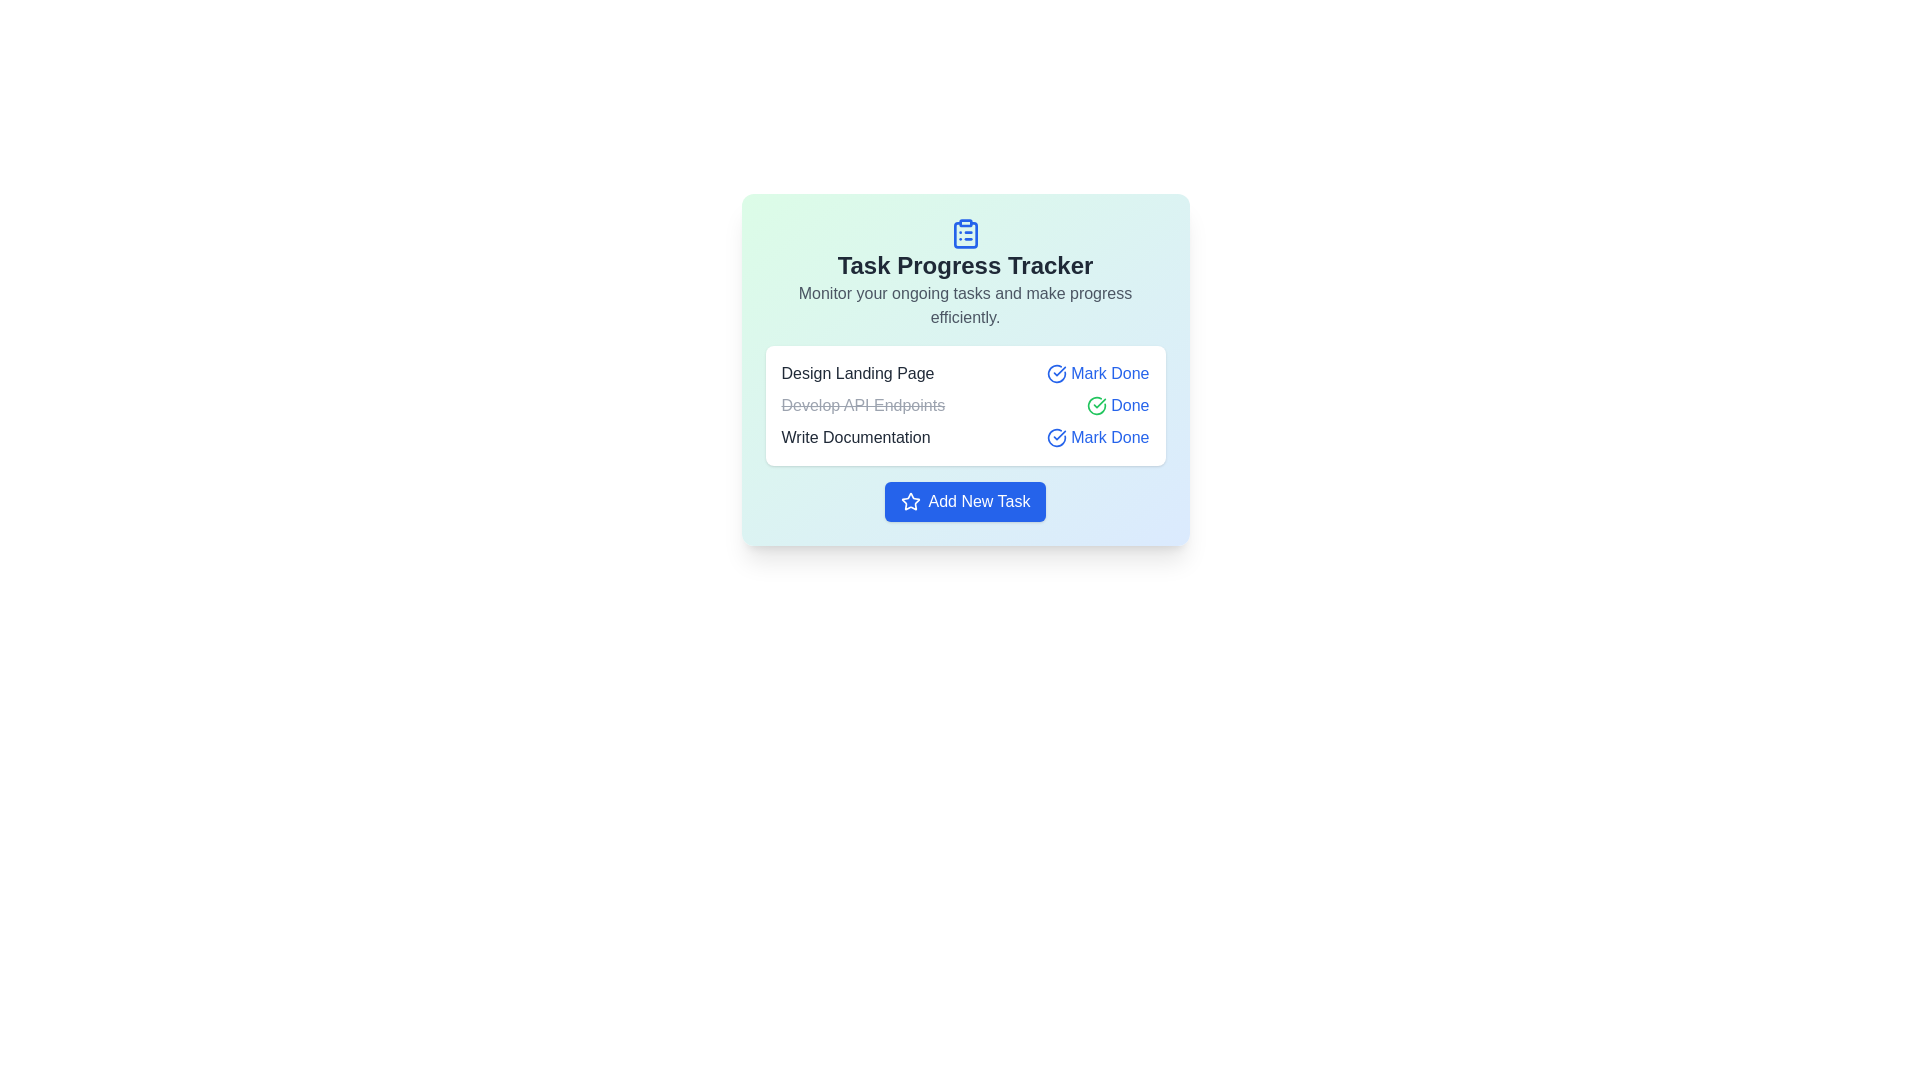 This screenshot has height=1080, width=1920. What do you see at coordinates (1109, 437) in the screenshot?
I see `the interactive Text label next to the checkmark icon in the third row under 'Write Documentation' to mark the task as done` at bounding box center [1109, 437].